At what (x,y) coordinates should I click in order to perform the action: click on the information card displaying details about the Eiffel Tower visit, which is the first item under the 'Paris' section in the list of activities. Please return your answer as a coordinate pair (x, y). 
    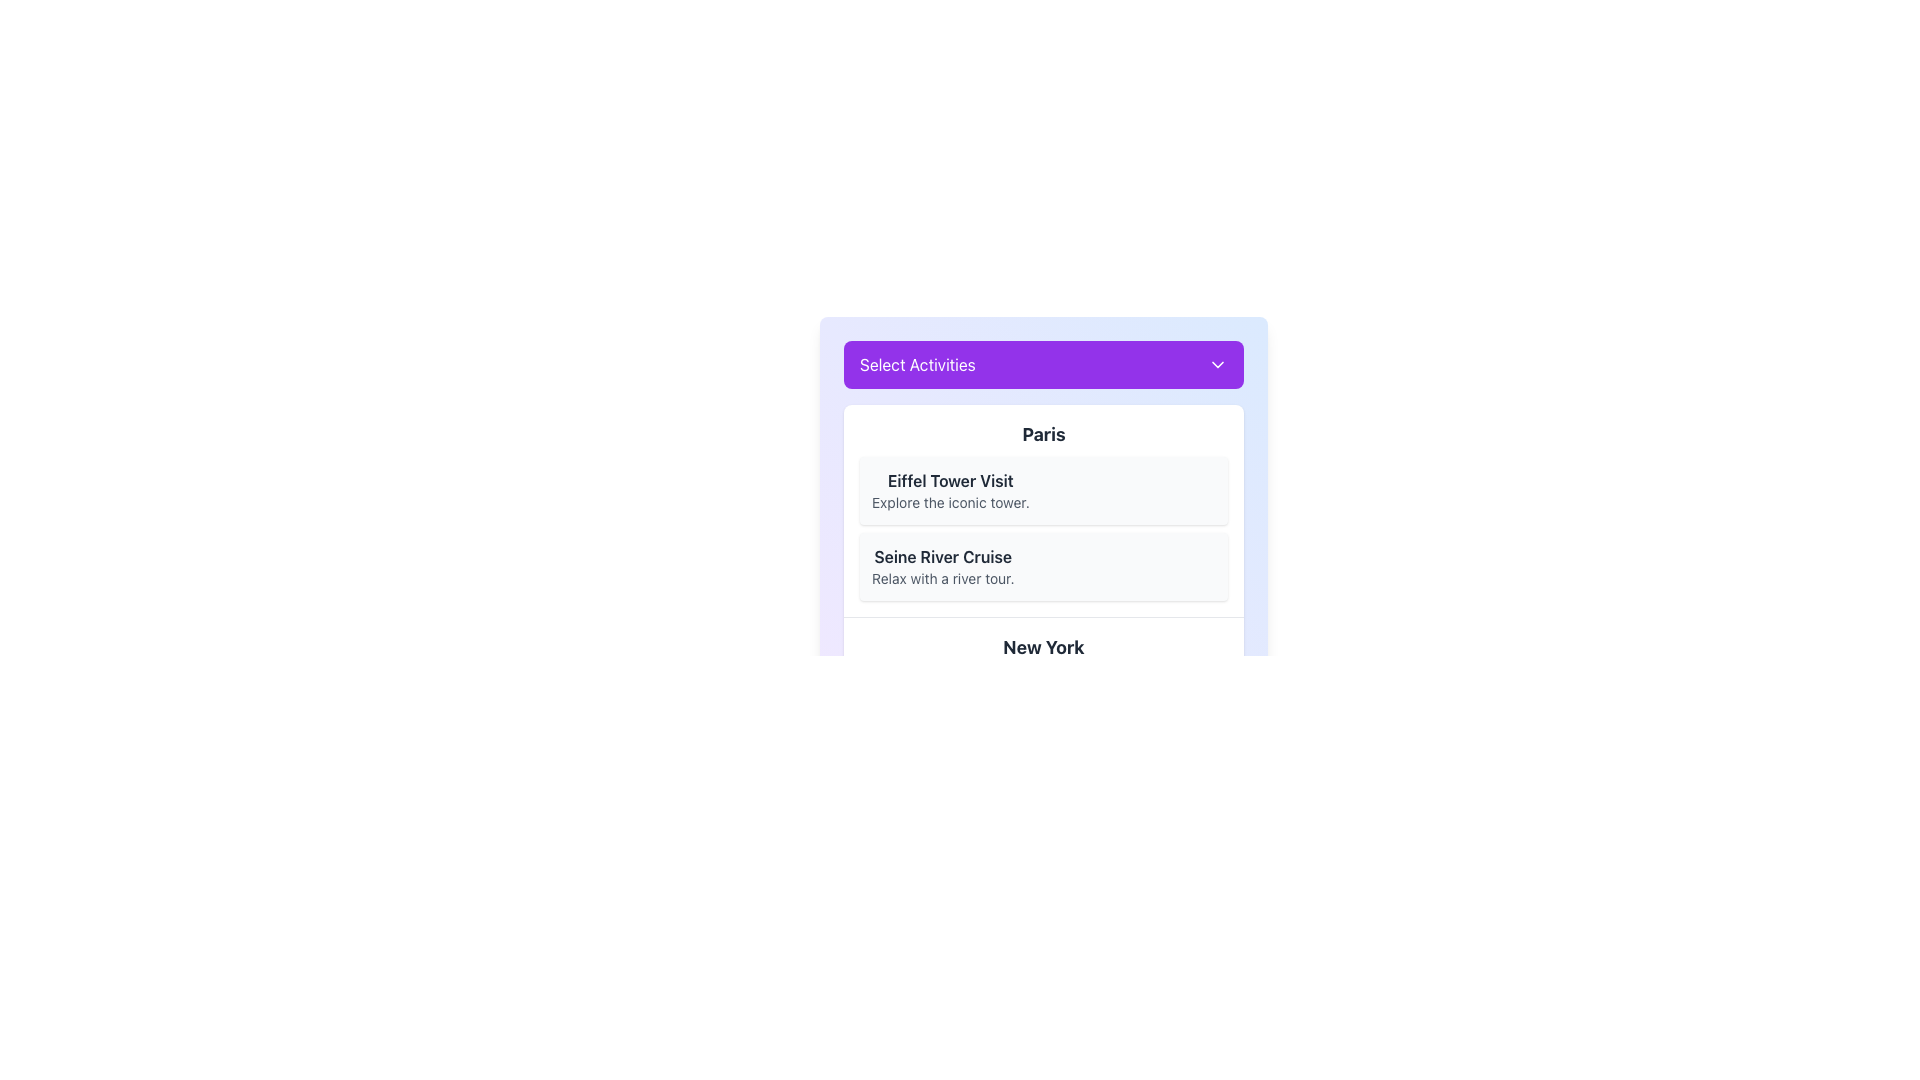
    Looking at the image, I should click on (1042, 509).